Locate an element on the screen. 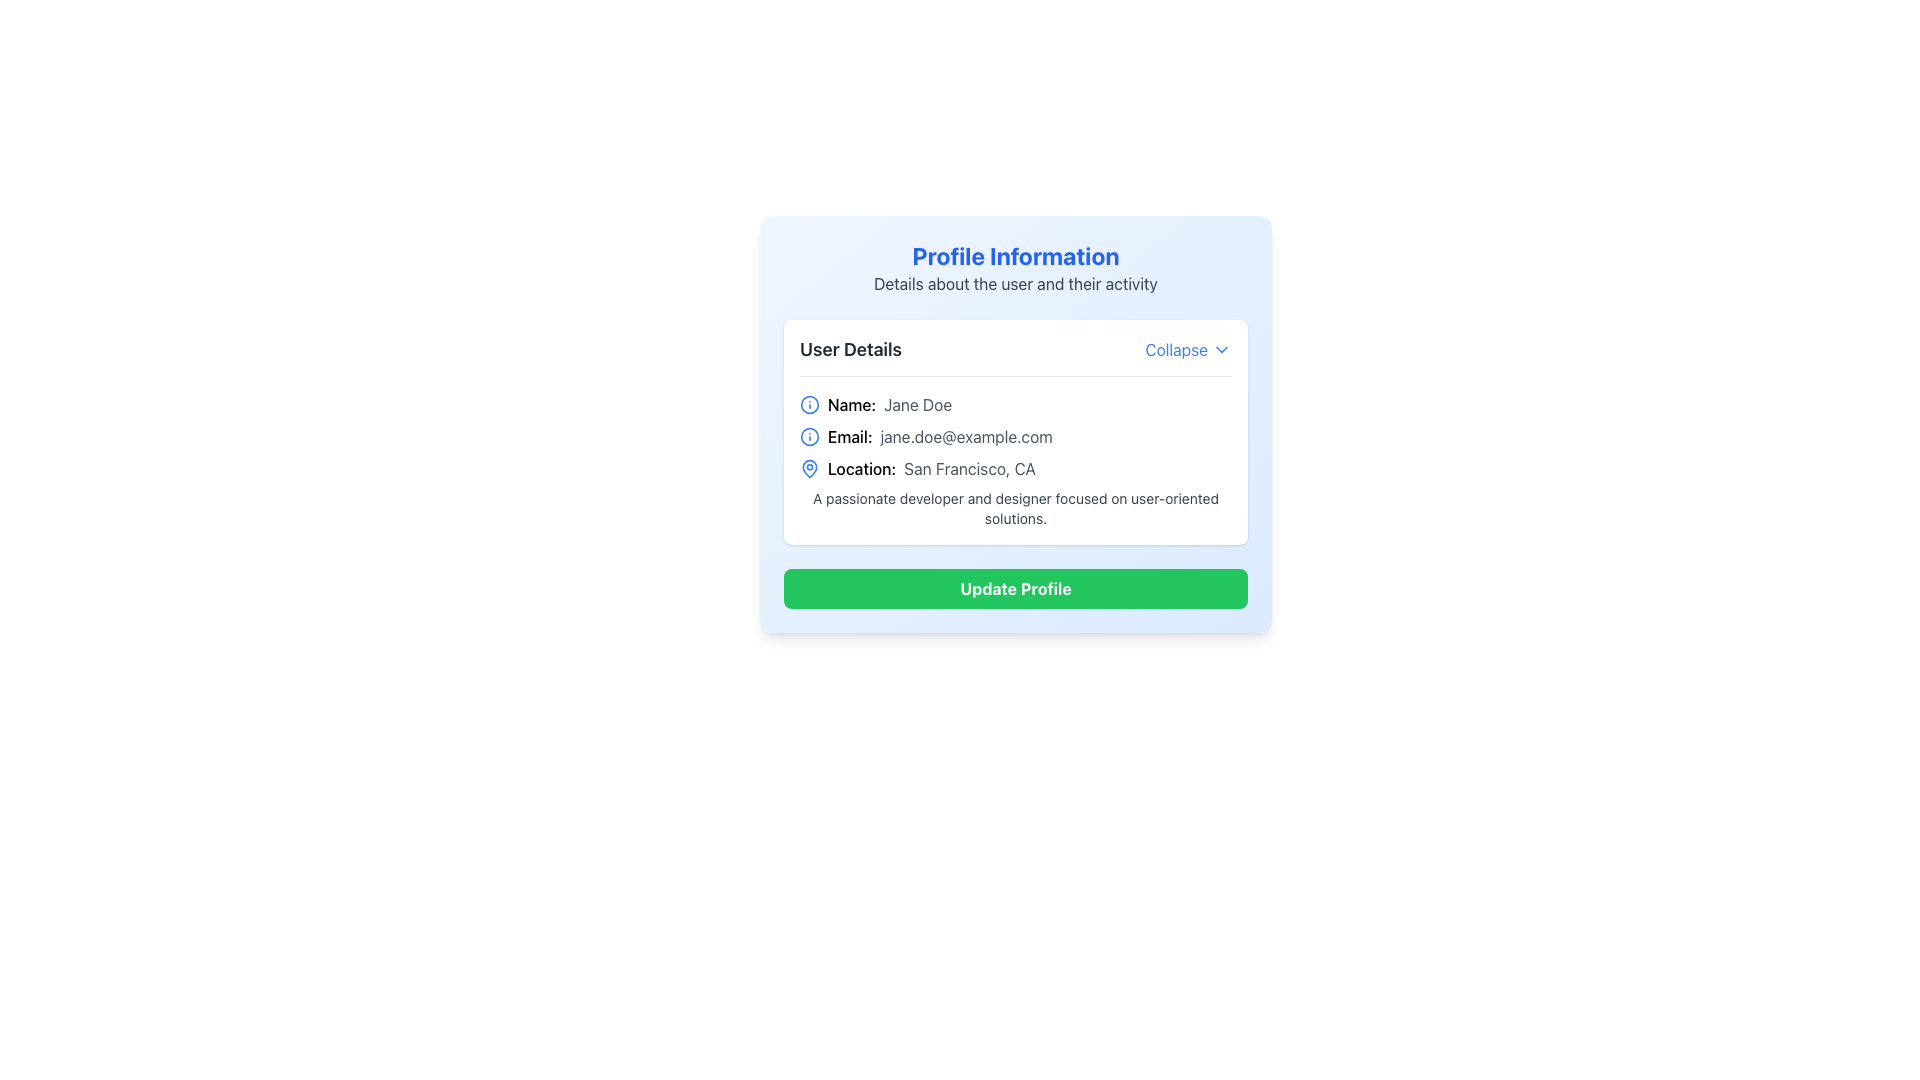 The width and height of the screenshot is (1920, 1080). the Text Label with Icon that displays the location information 'San Francisco, CA', which is the third element in the User Details section of the Profile Information card is located at coordinates (1016, 469).